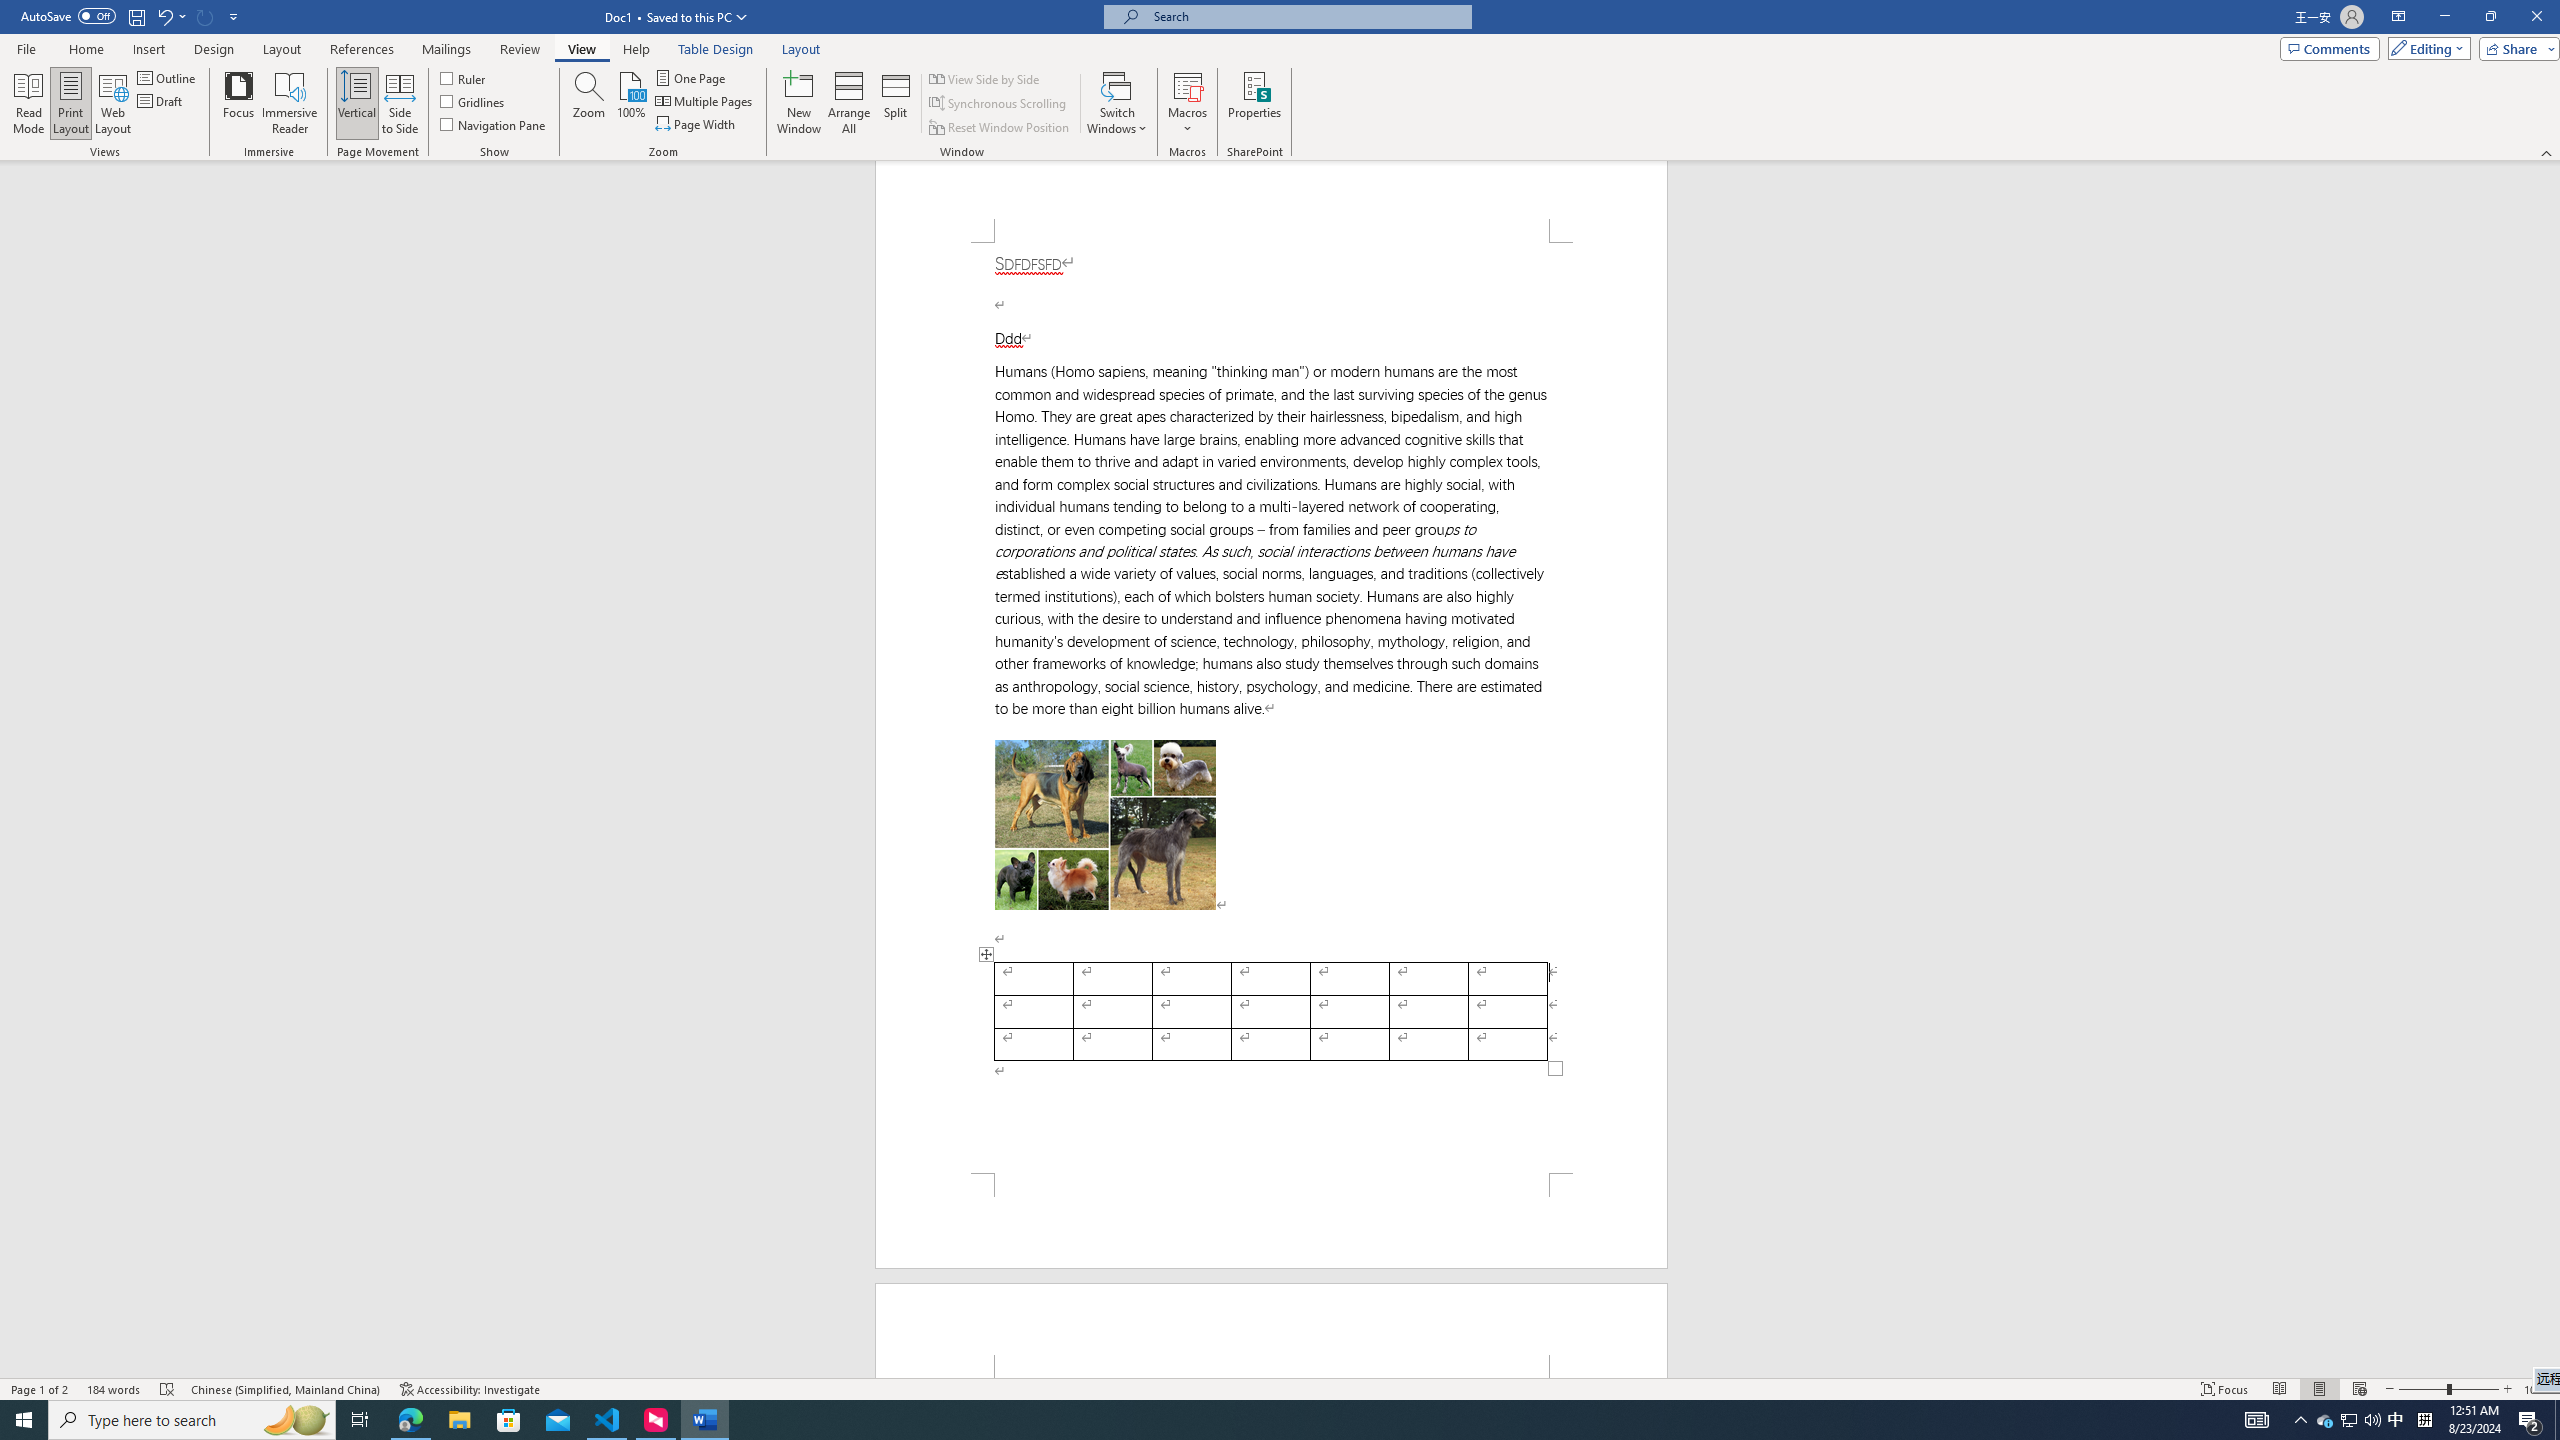  I want to click on 'View Side by Side', so click(986, 78).